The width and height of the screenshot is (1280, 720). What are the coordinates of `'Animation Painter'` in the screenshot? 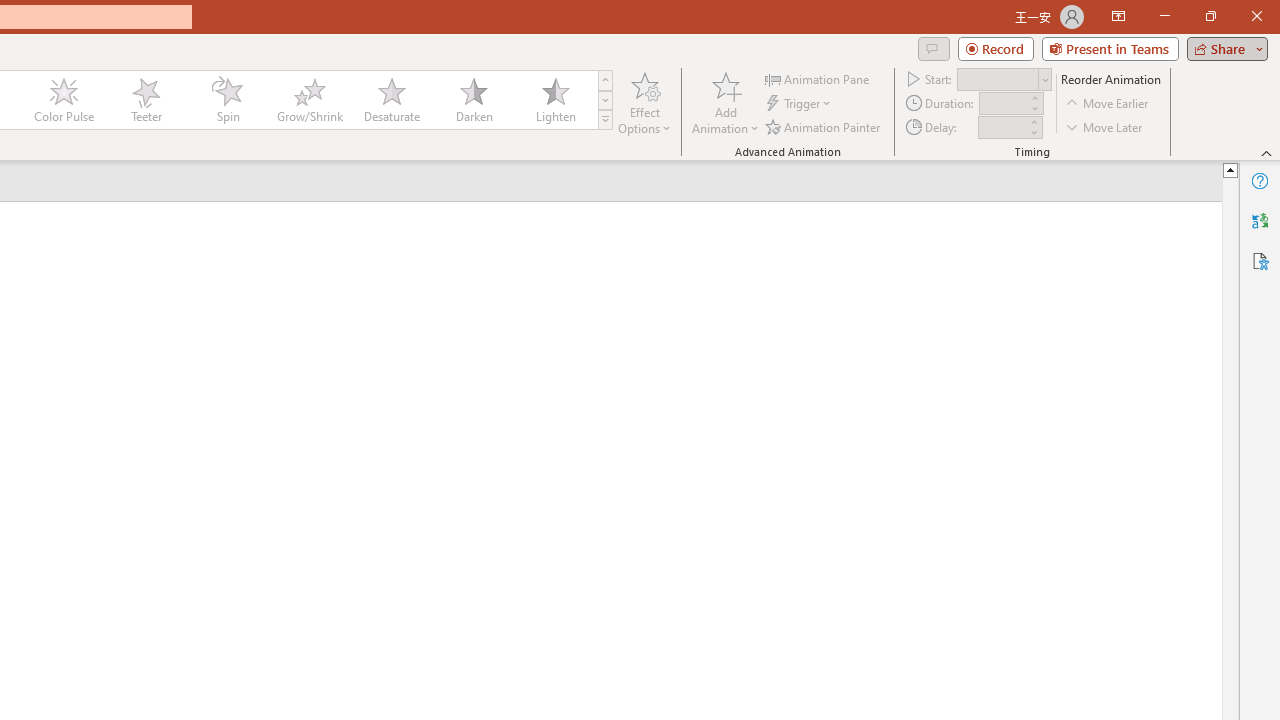 It's located at (824, 127).